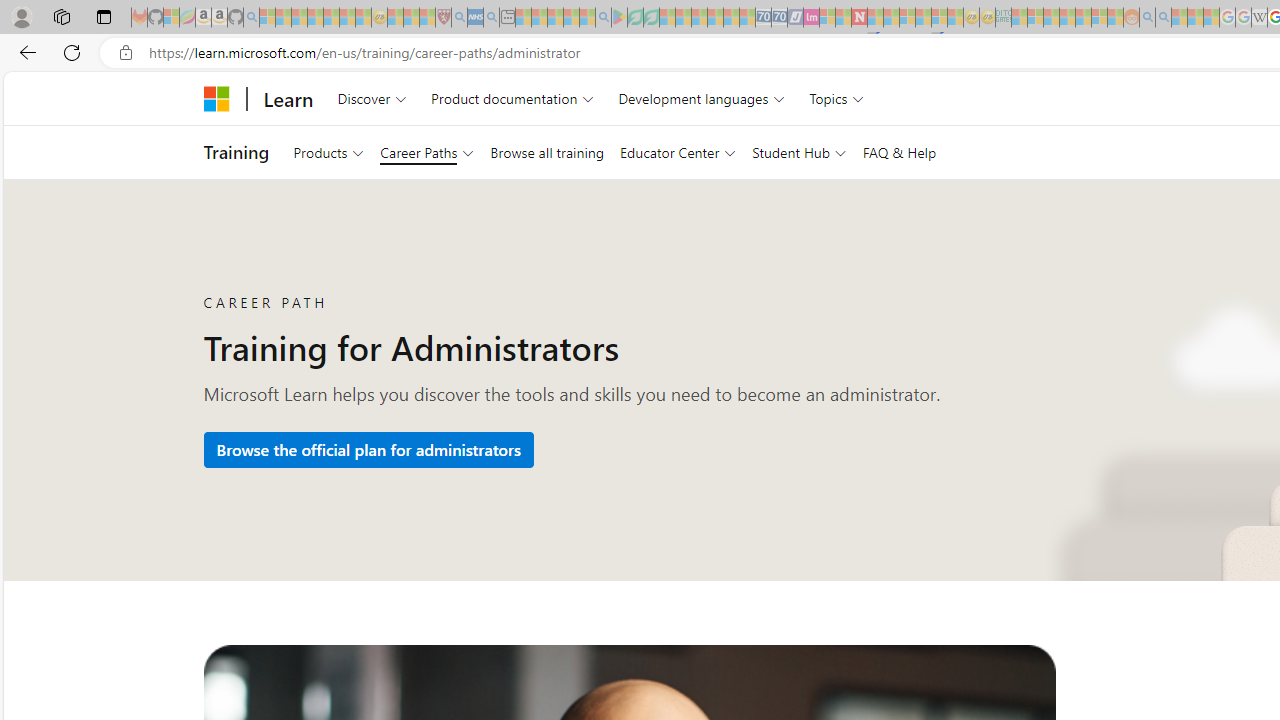 This screenshot has width=1280, height=720. Describe the element at coordinates (702, 98) in the screenshot. I see `'Development languages'` at that location.